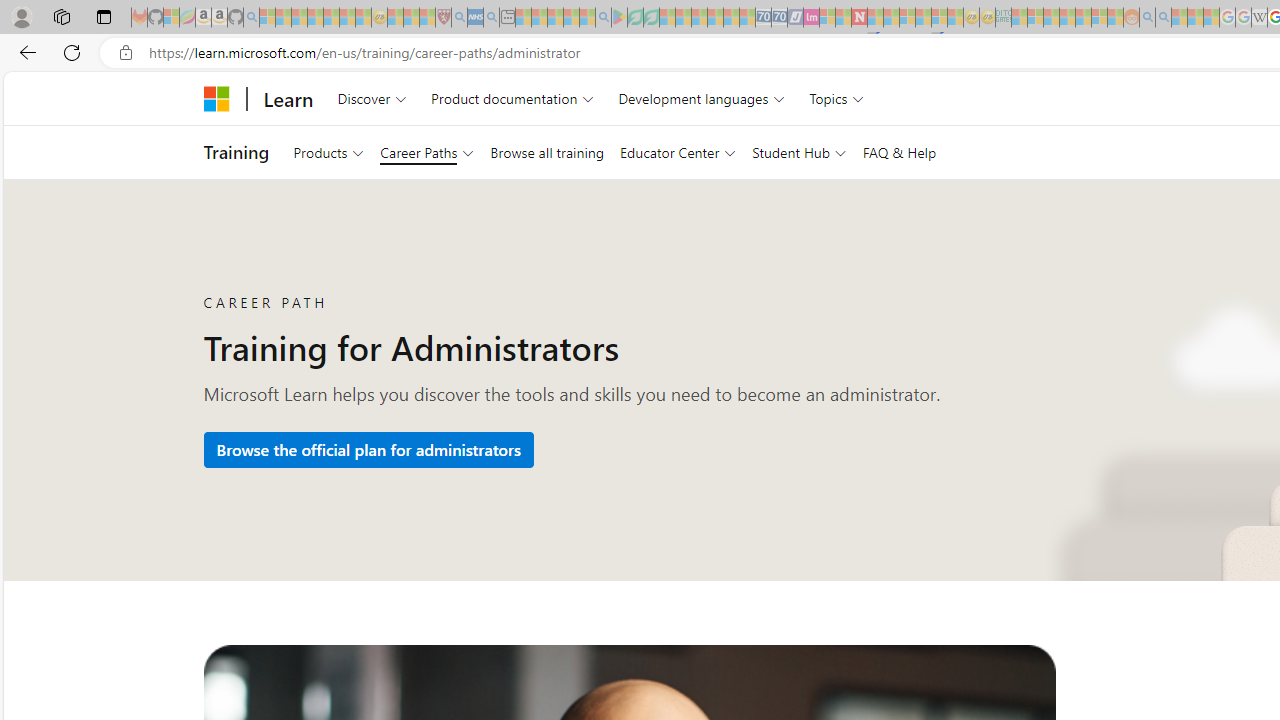 This screenshot has width=1280, height=720. Describe the element at coordinates (702, 98) in the screenshot. I see `'Development languages'` at that location.